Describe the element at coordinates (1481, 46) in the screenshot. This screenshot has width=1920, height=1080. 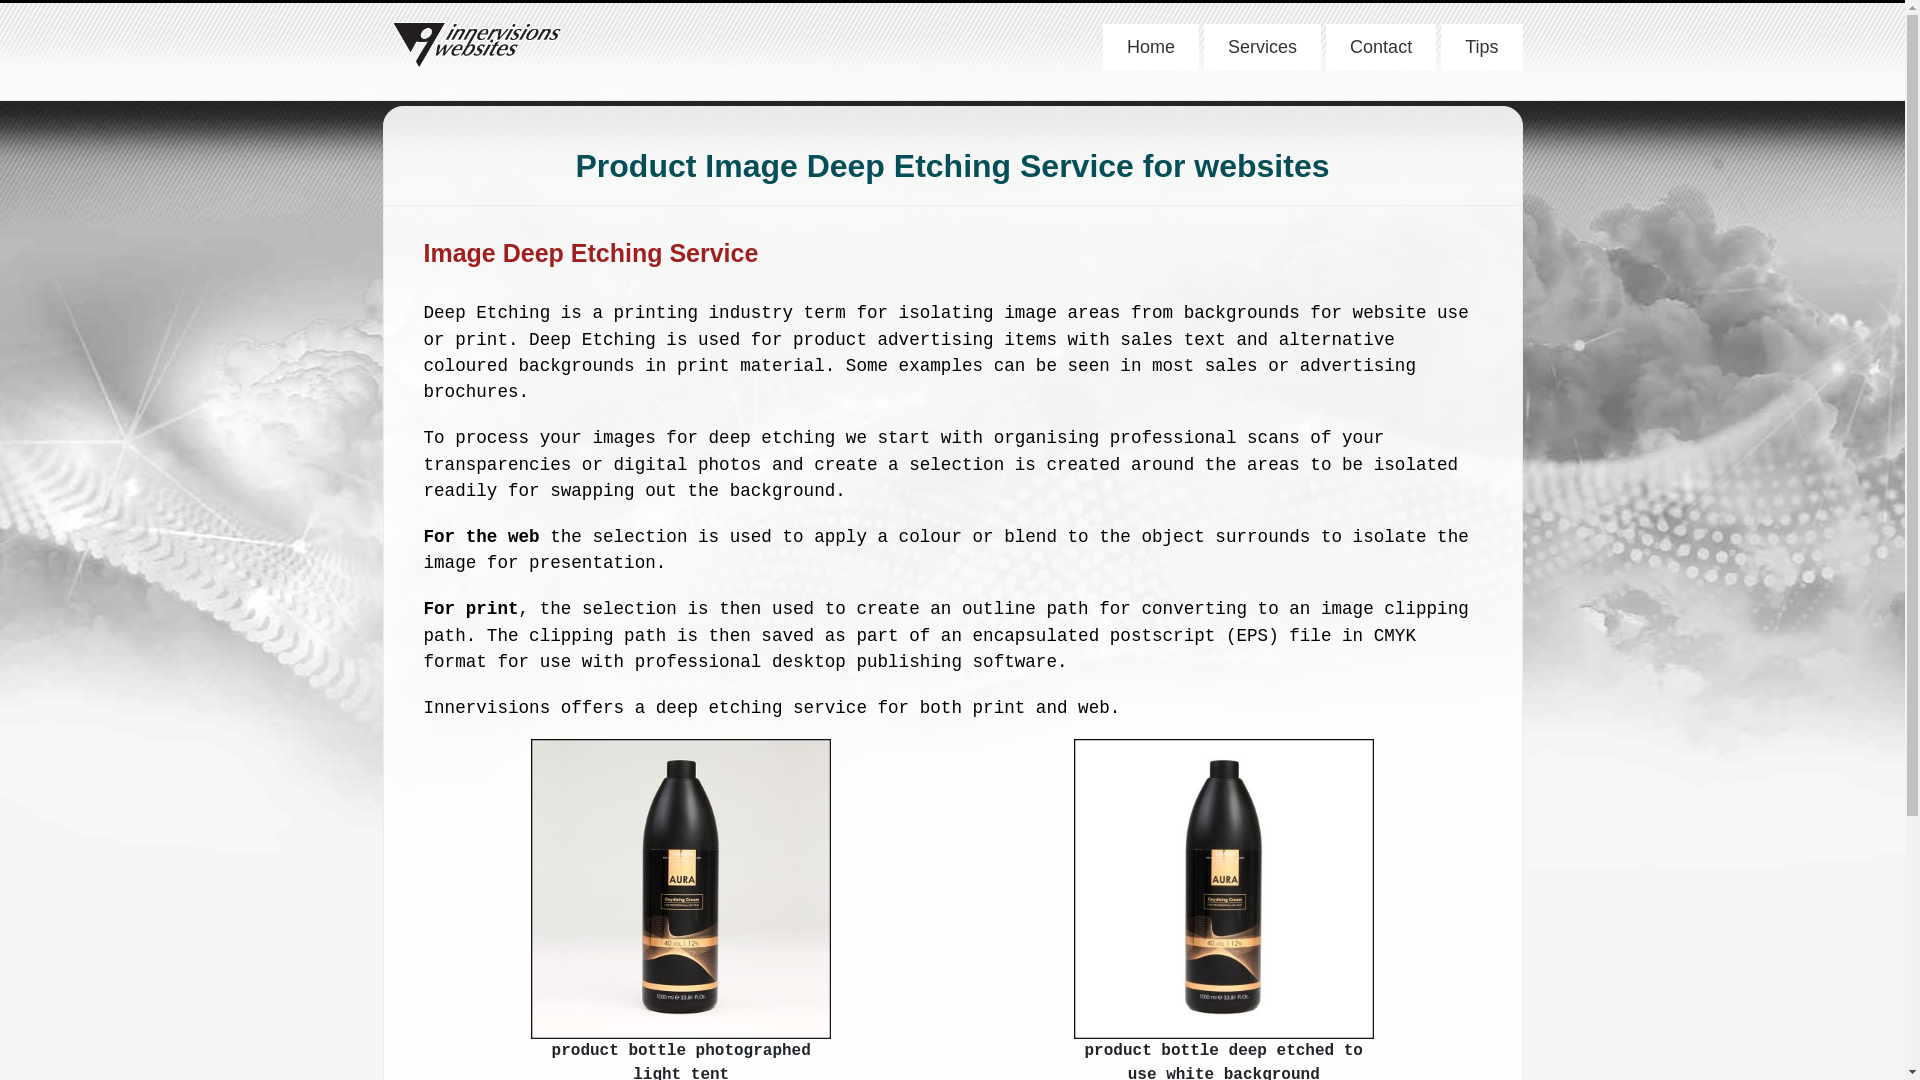
I see `'Tips'` at that location.